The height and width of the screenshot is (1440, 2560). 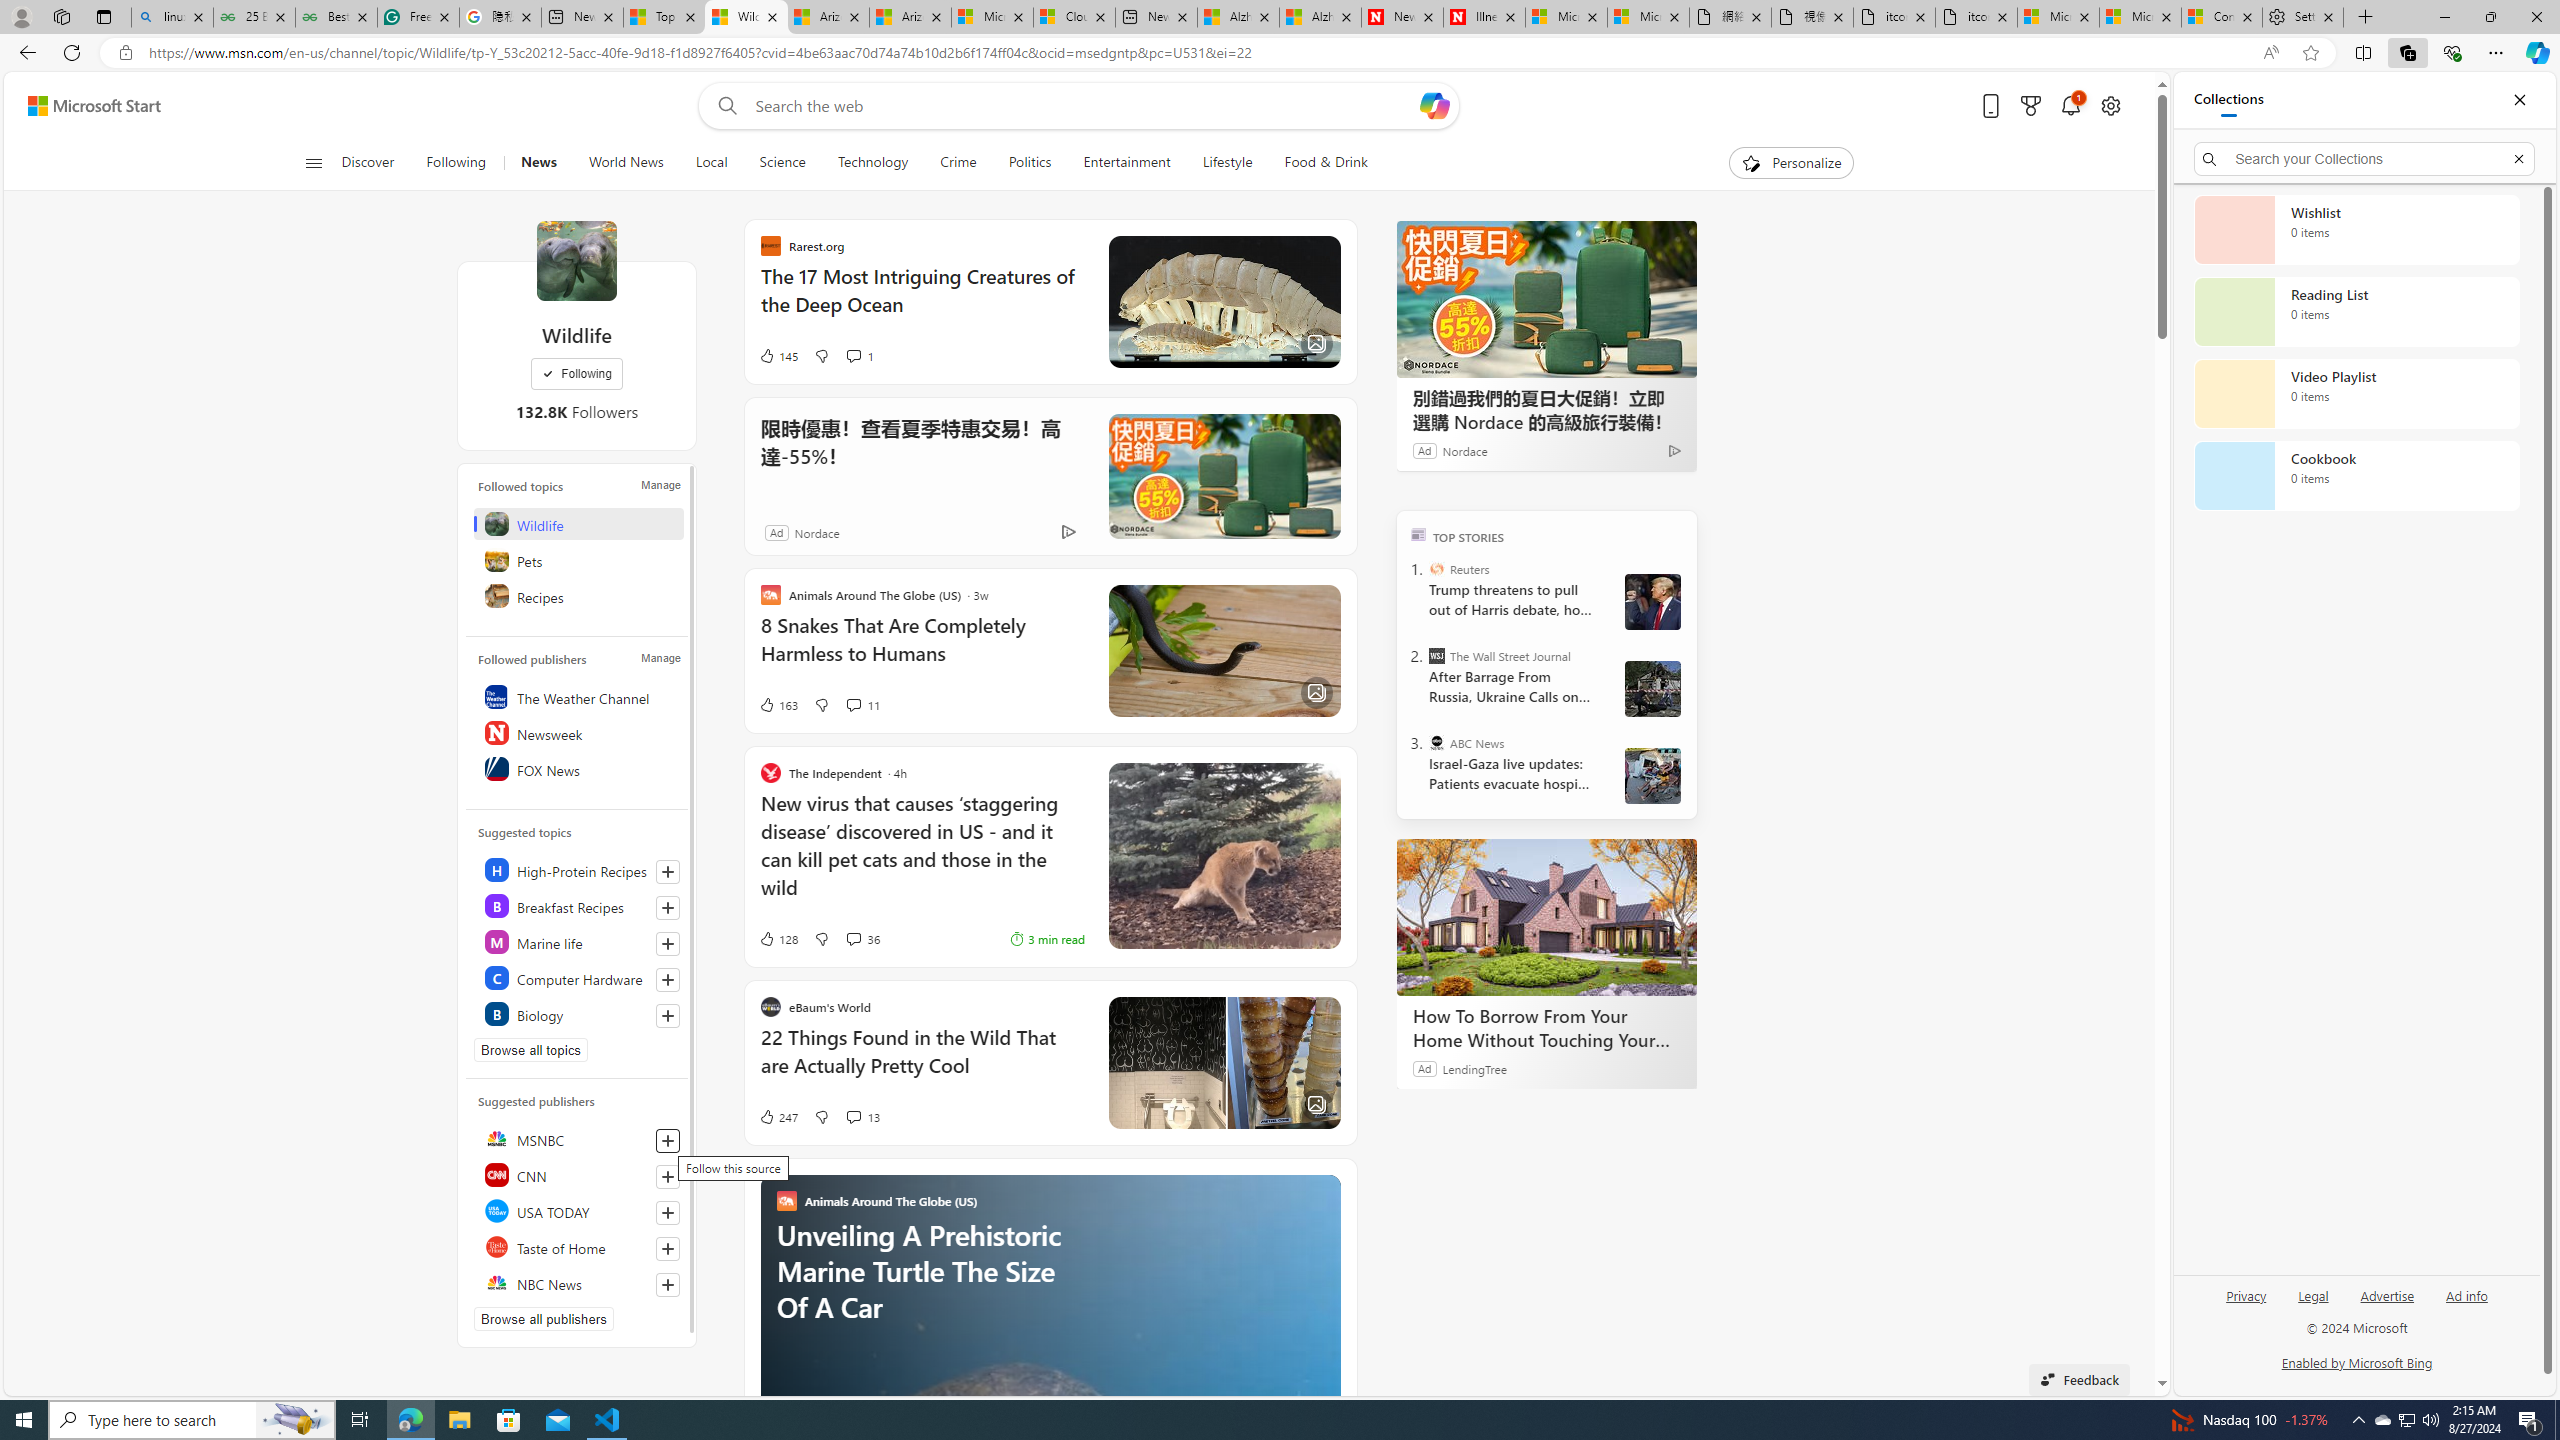 What do you see at coordinates (1084, 104) in the screenshot?
I see `'Enter your search term'` at bounding box center [1084, 104].